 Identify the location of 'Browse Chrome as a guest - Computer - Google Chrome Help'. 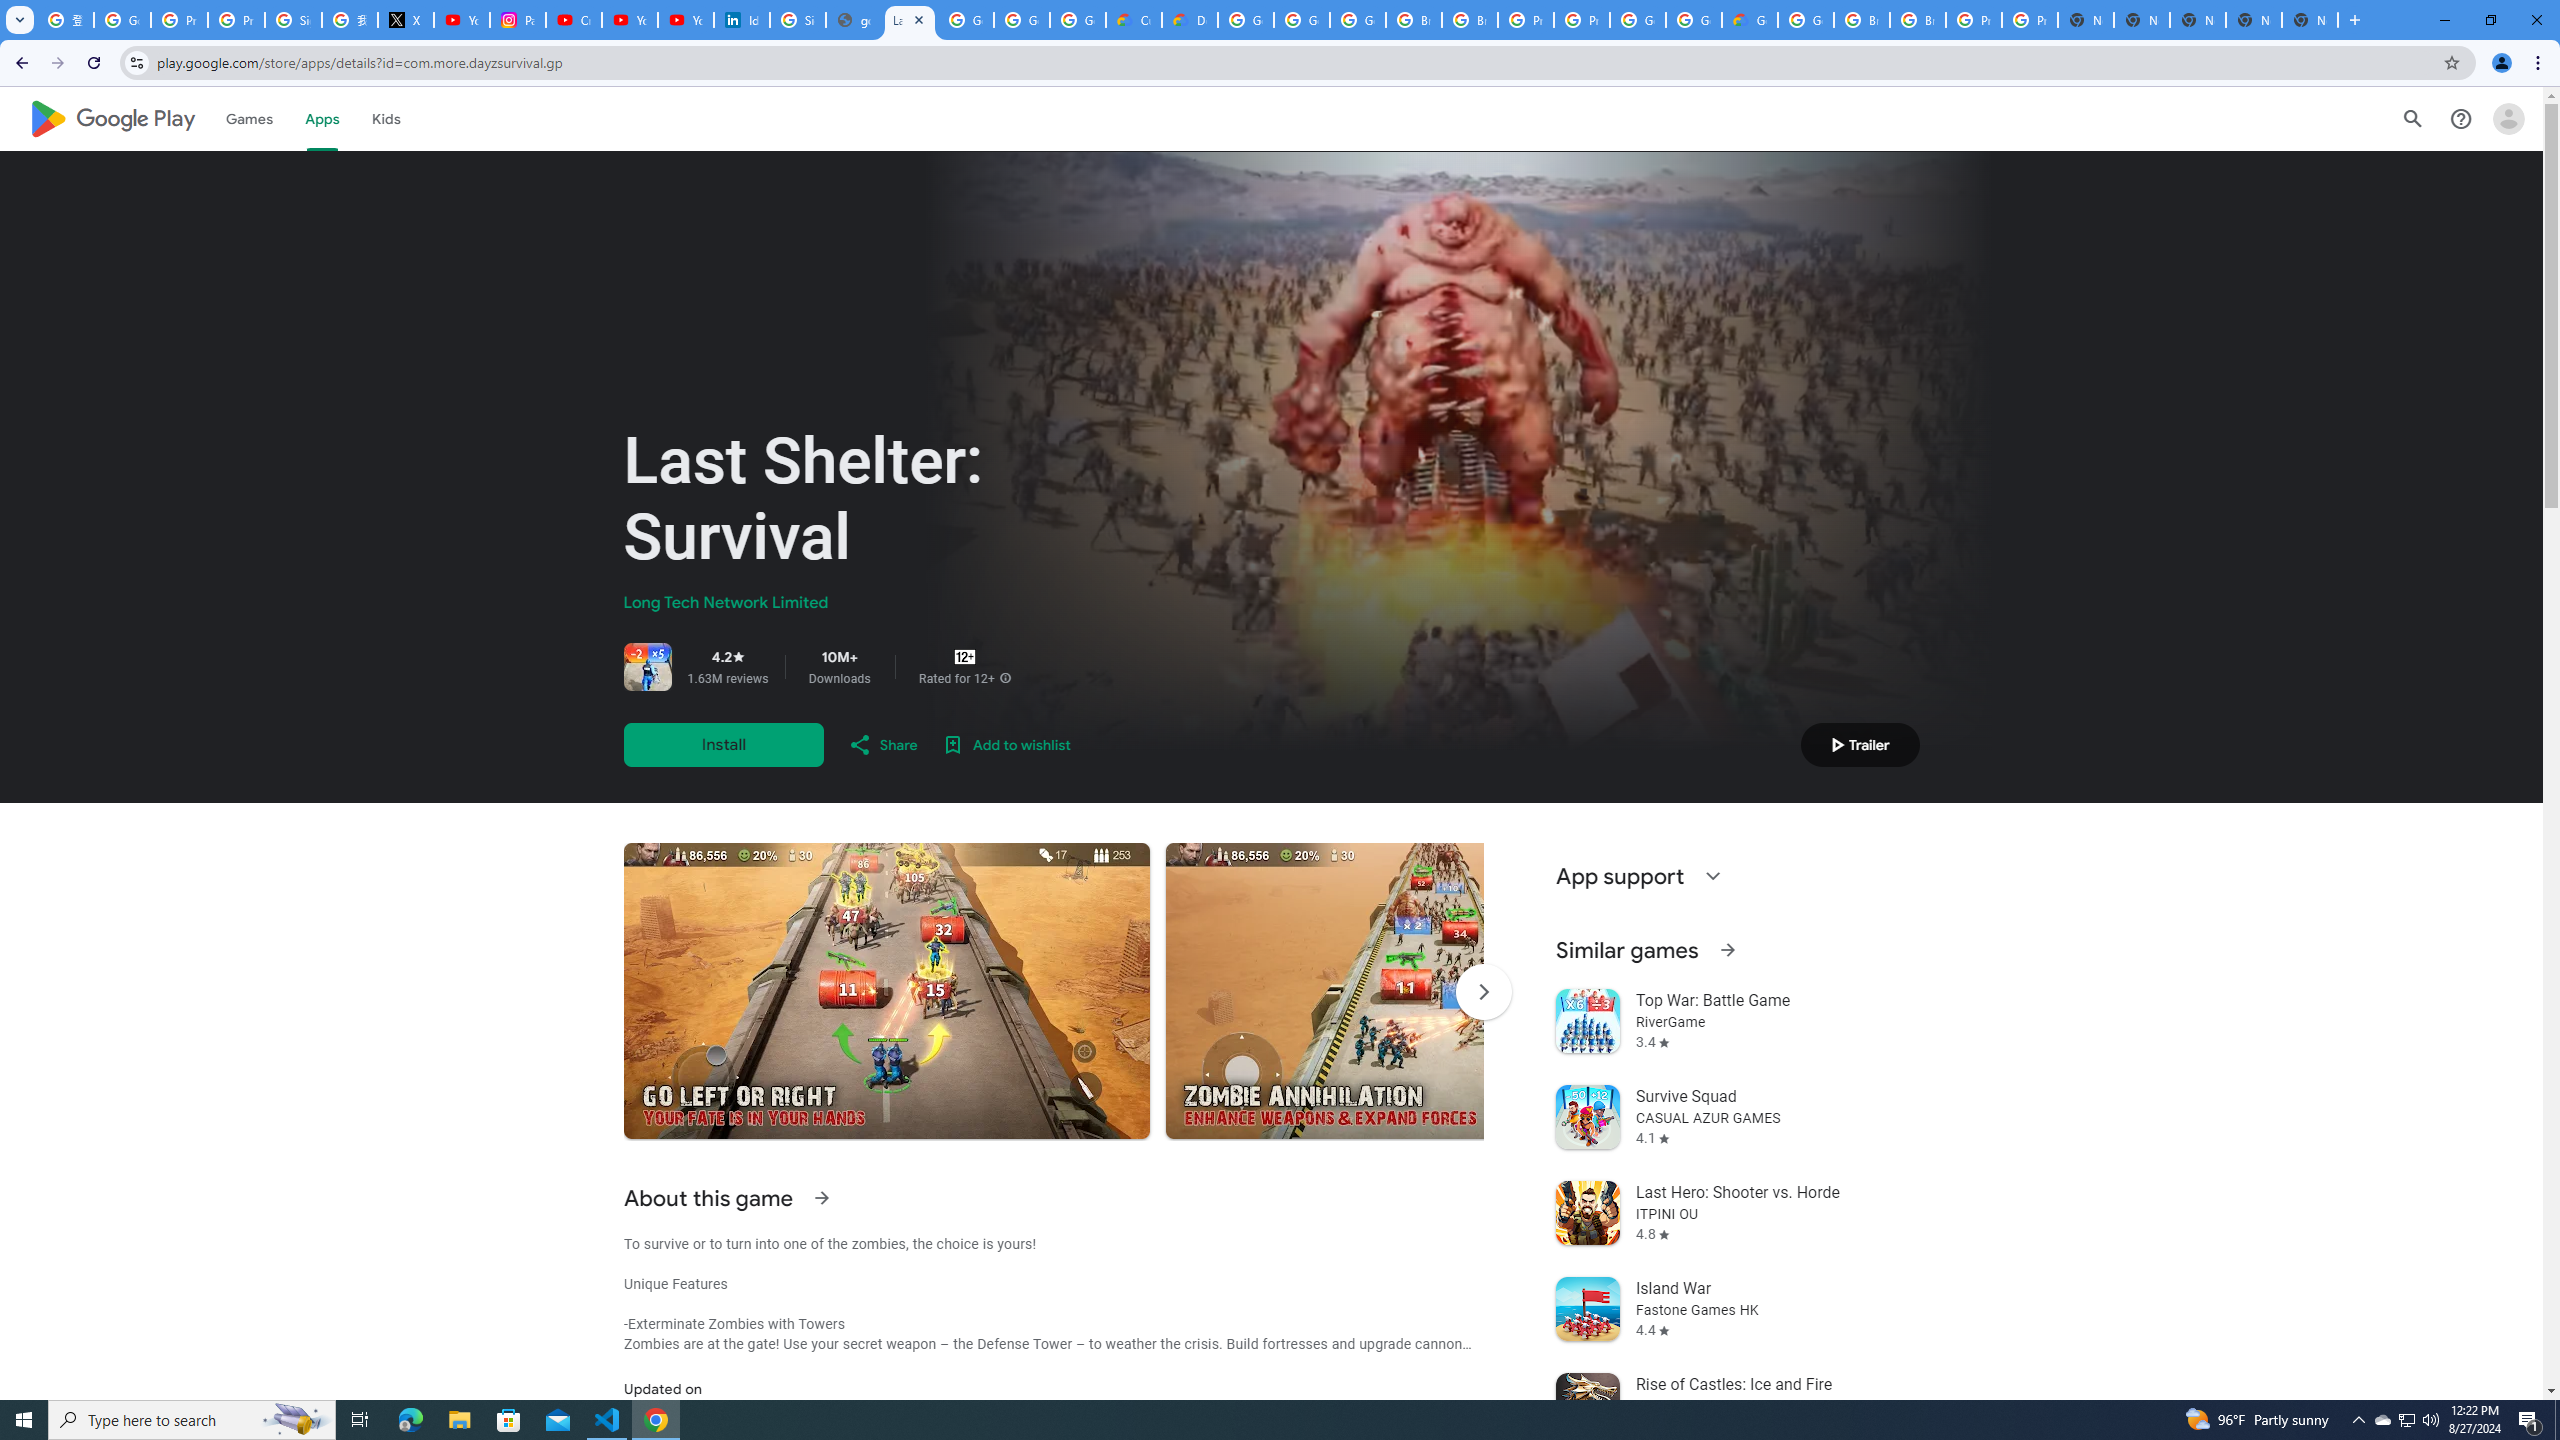
(1414, 19).